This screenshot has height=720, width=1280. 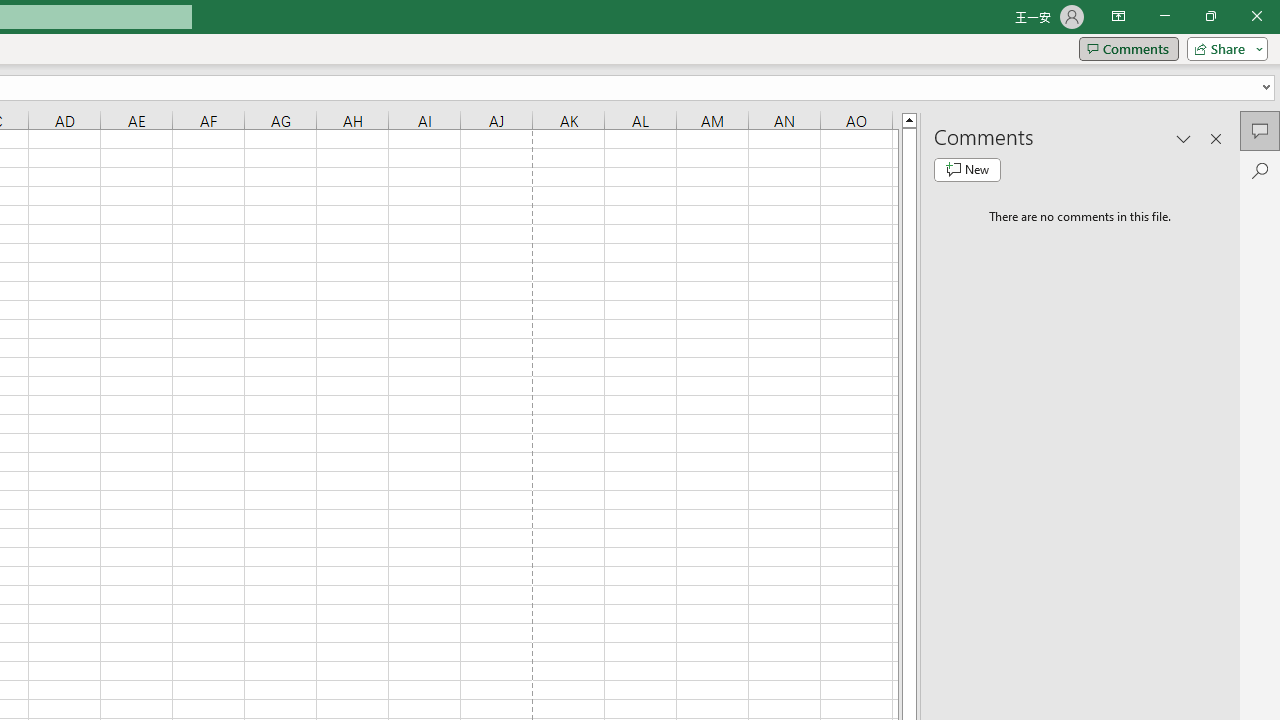 What do you see at coordinates (908, 119) in the screenshot?
I see `'Line up'` at bounding box center [908, 119].